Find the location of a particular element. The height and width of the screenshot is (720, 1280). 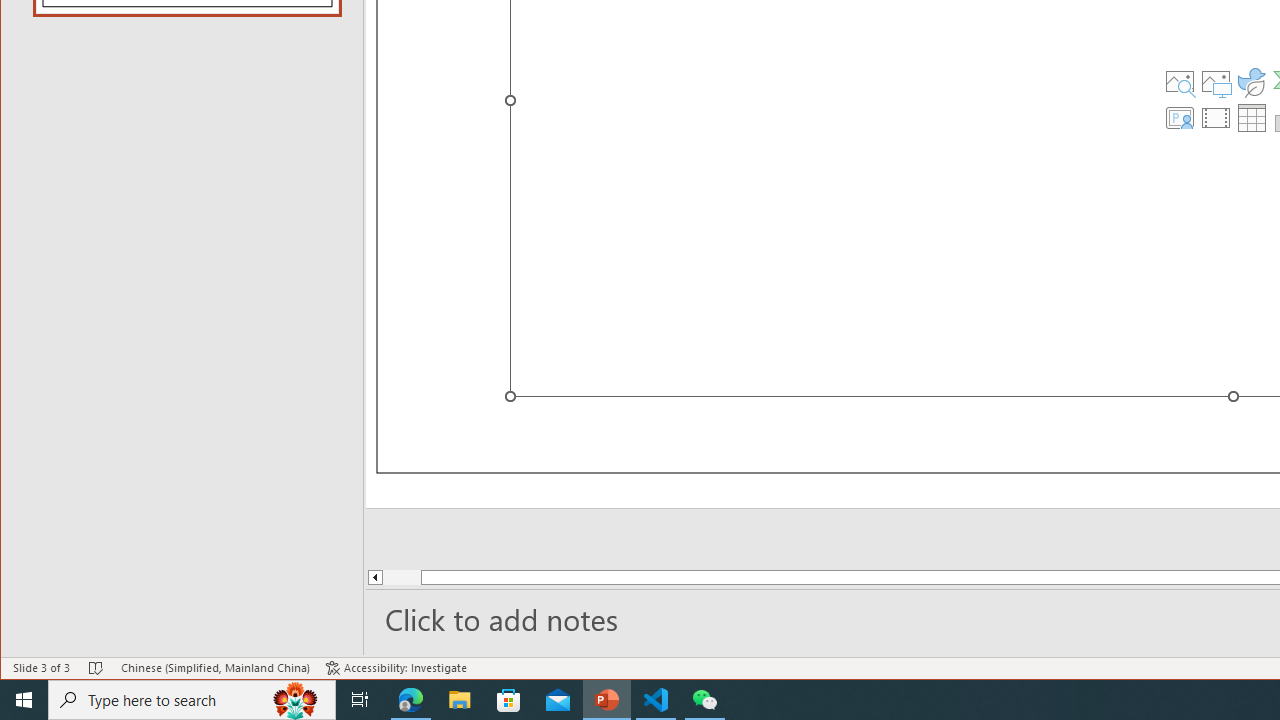

'Stock Images' is located at coordinates (1179, 81).